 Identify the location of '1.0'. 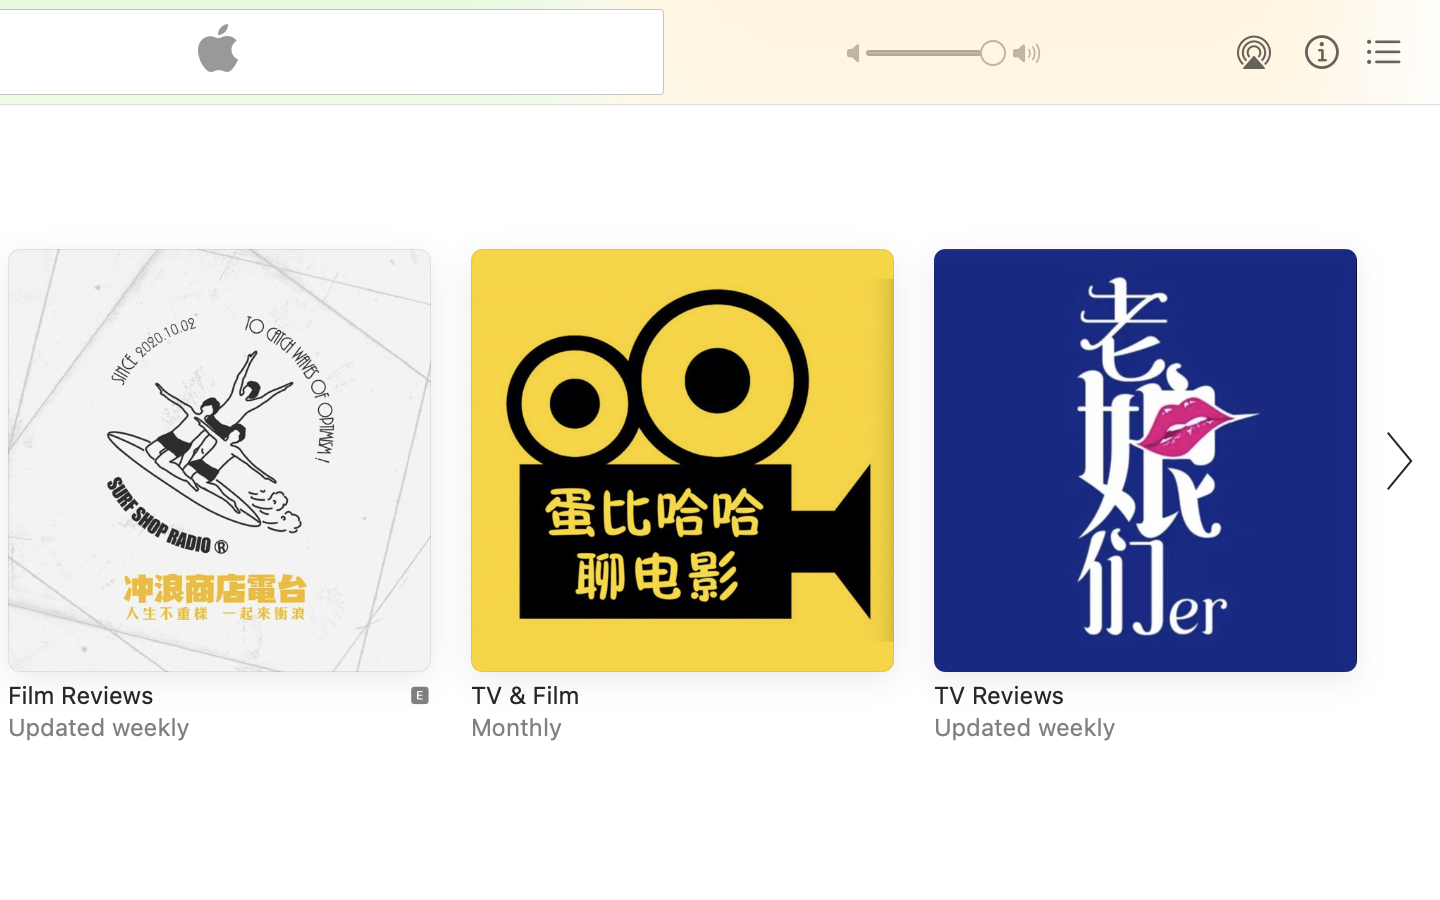
(936, 52).